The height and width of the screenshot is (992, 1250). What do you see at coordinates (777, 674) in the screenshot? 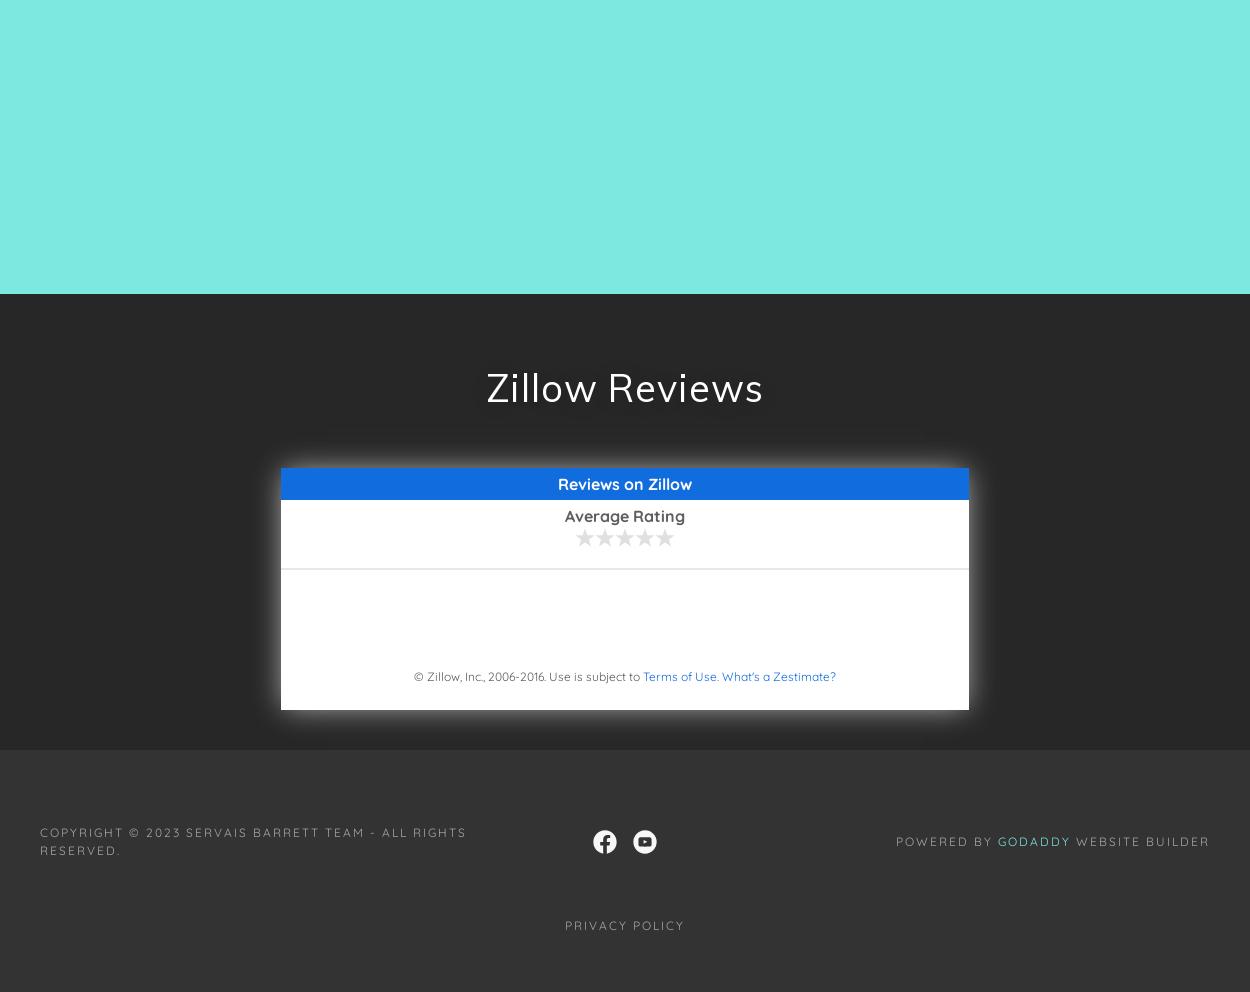
I see `'What's a Zestimate?'` at bounding box center [777, 674].